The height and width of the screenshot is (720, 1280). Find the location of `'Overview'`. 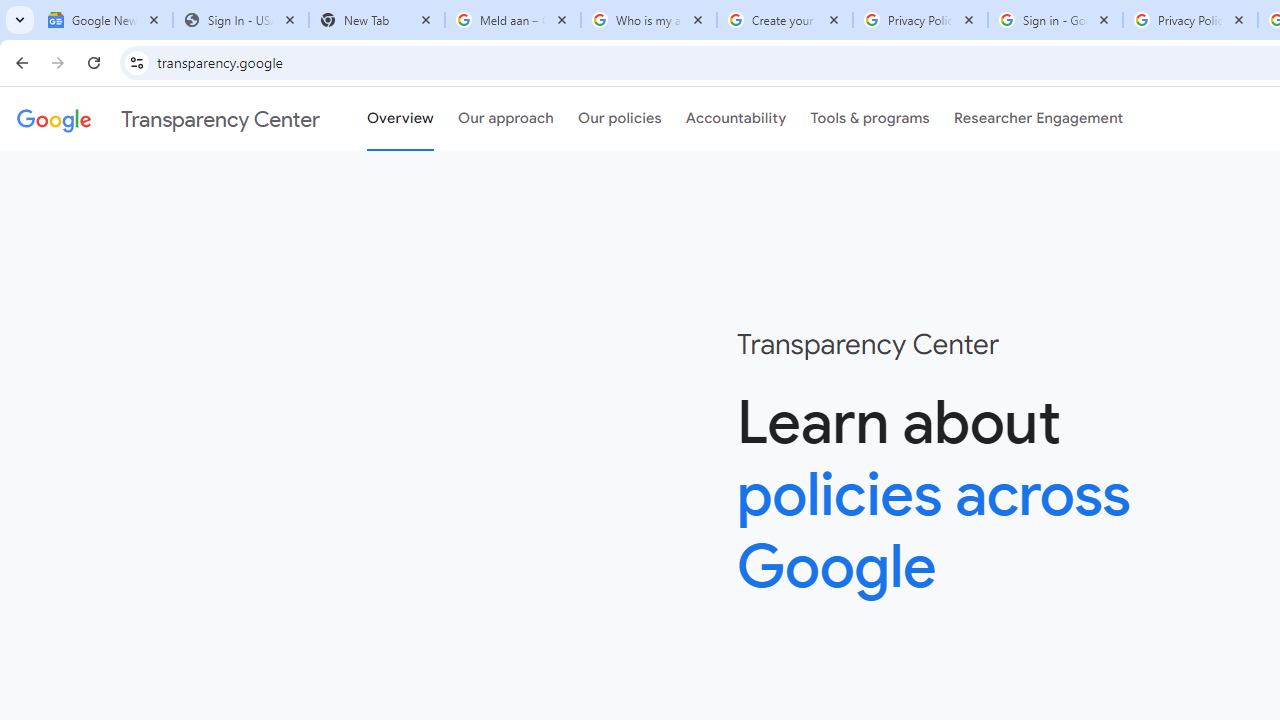

'Overview' is located at coordinates (400, 119).